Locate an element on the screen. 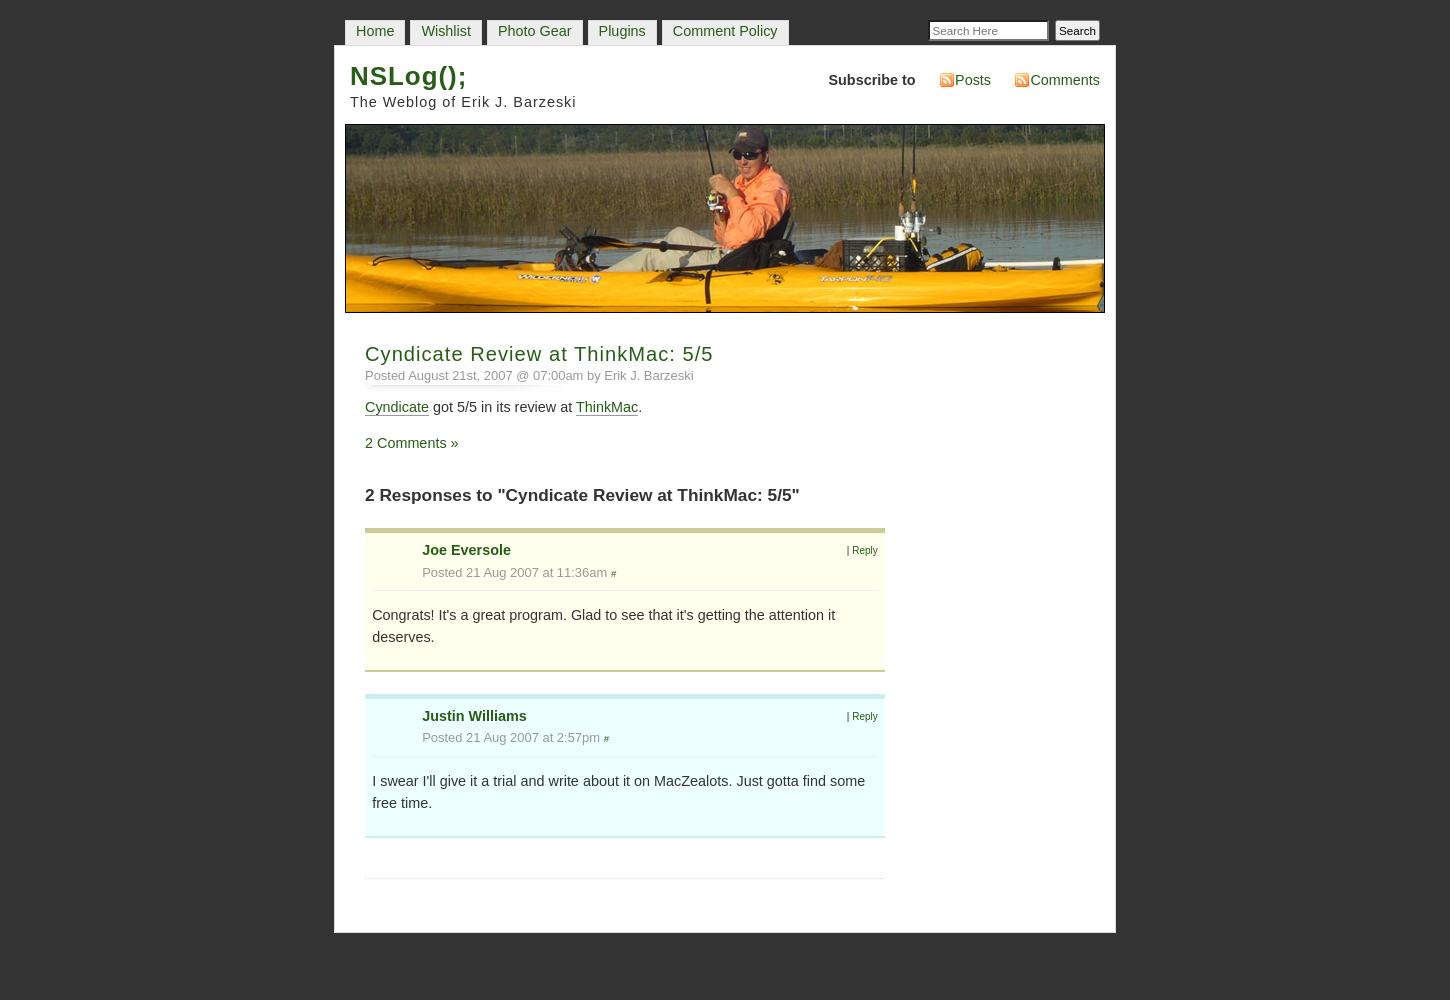  'got 5/5 in its review at' is located at coordinates (501, 406).